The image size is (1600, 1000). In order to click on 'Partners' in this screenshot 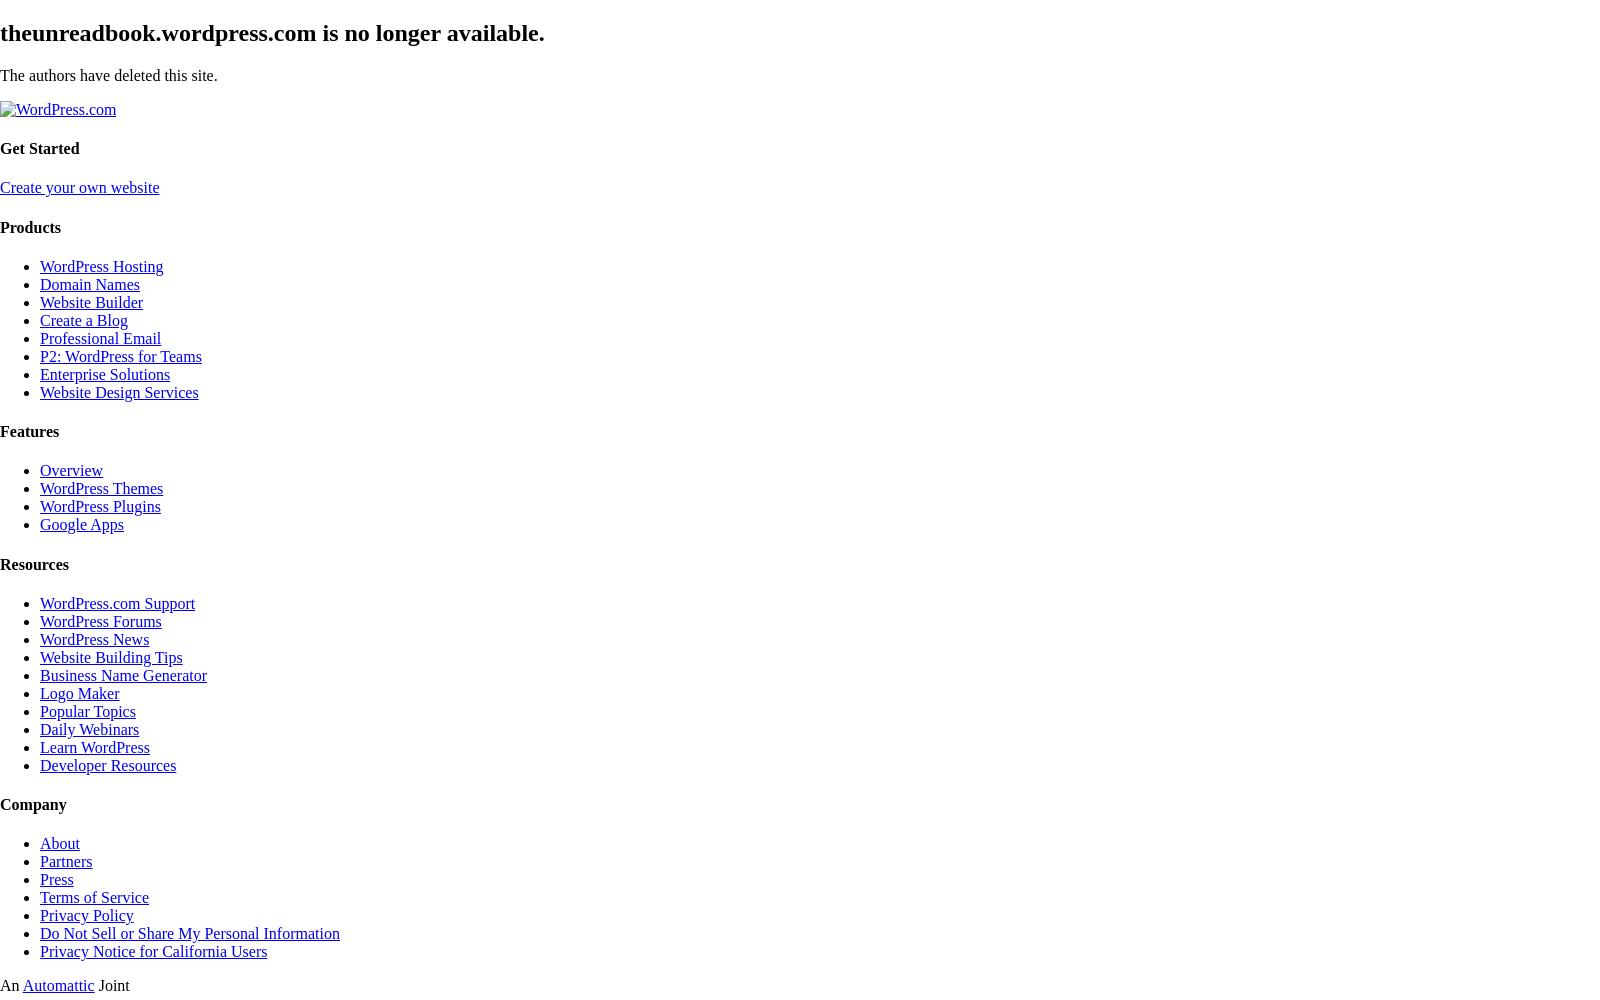, I will do `click(65, 860)`.